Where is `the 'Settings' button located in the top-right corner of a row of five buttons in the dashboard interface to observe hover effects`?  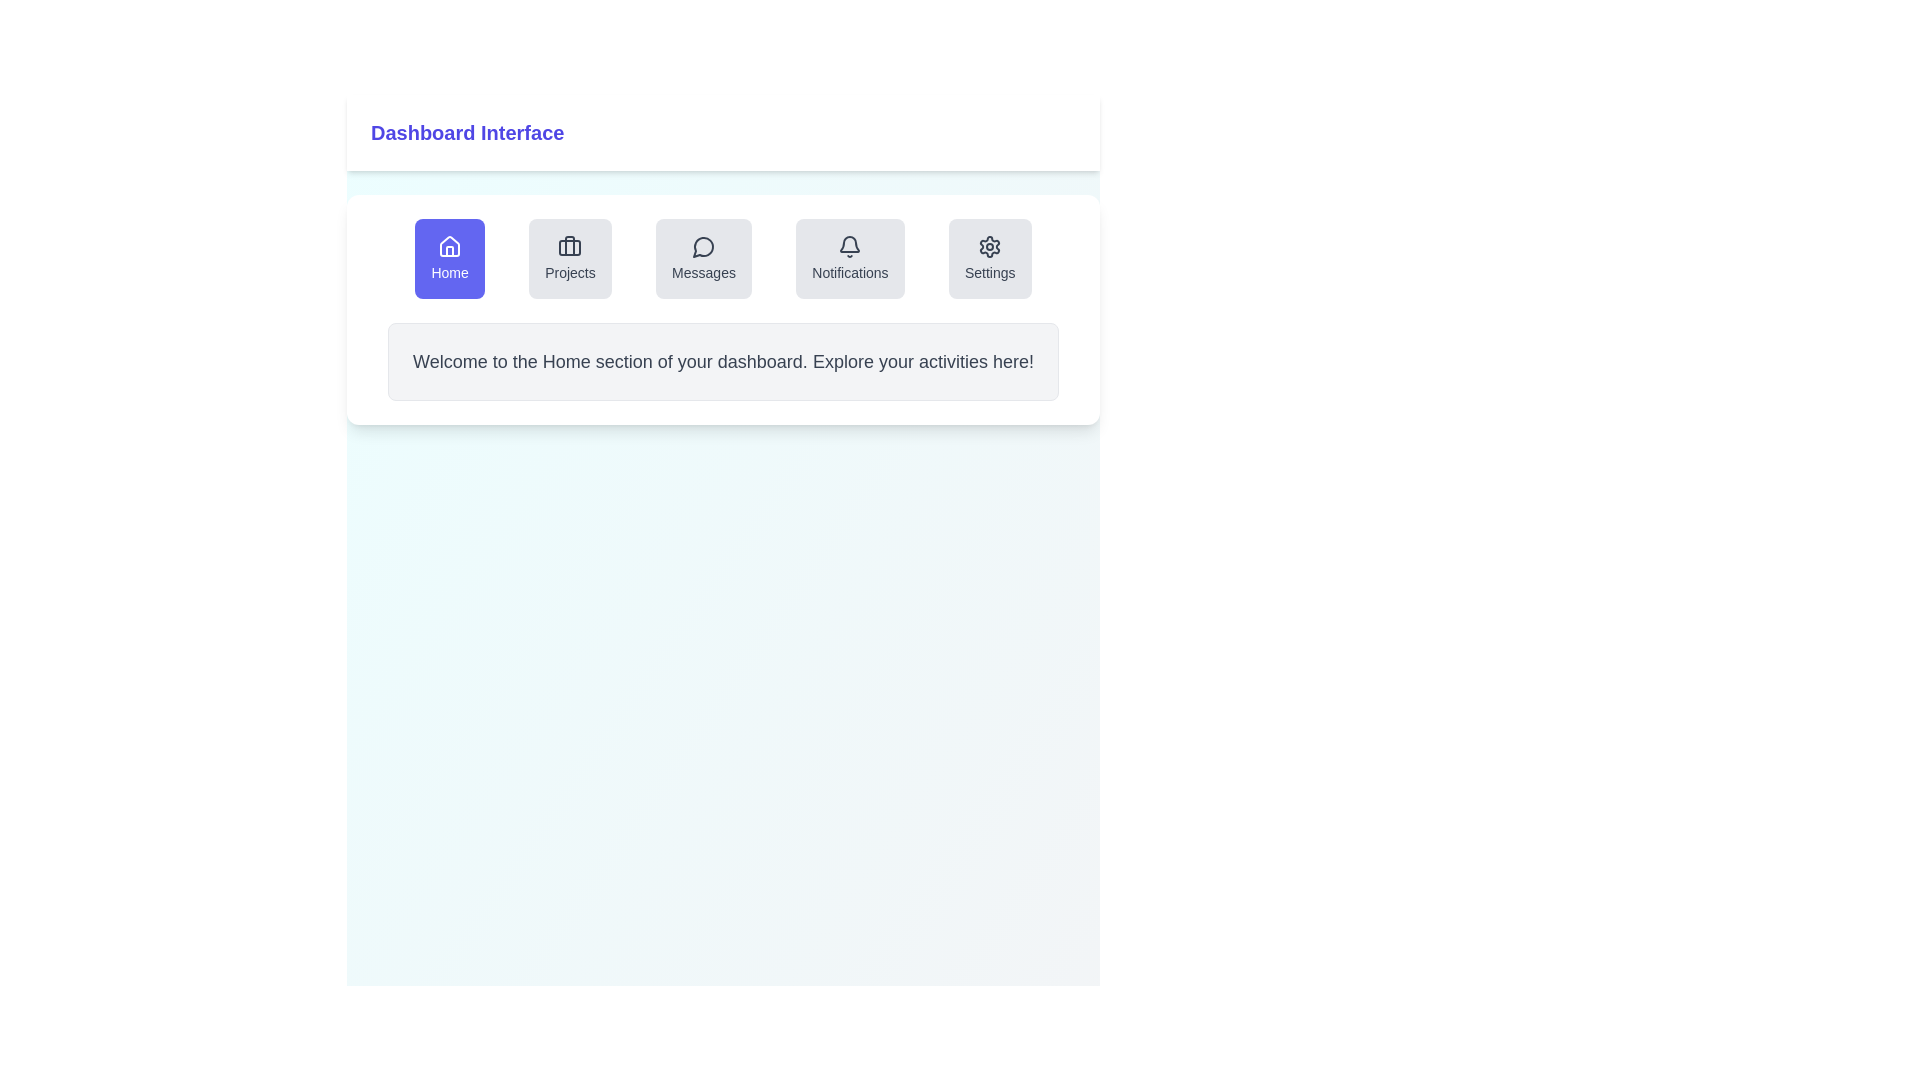 the 'Settings' button located in the top-right corner of a row of five buttons in the dashboard interface to observe hover effects is located at coordinates (990, 257).